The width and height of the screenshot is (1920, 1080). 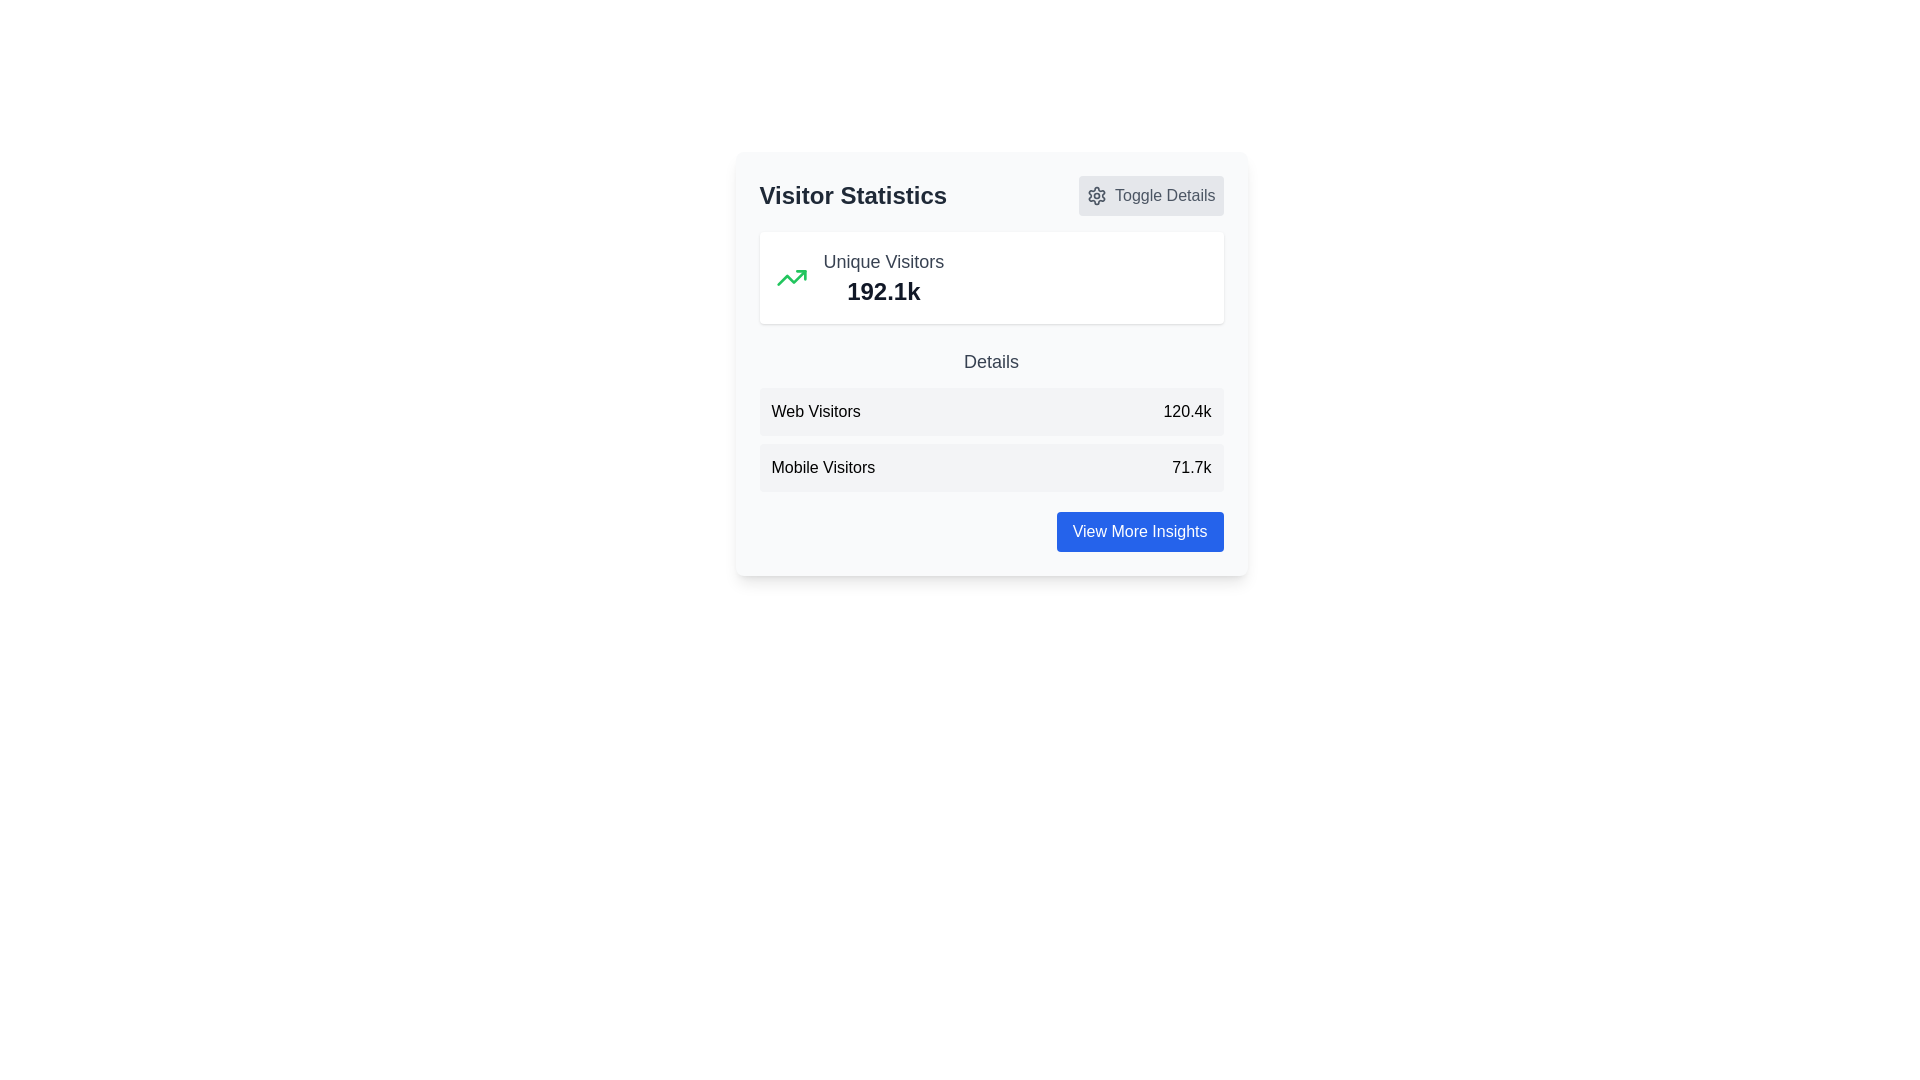 What do you see at coordinates (991, 277) in the screenshot?
I see `the Informational Card displaying the number of unique visitors located in the Visitor Statistics section, positioned between the title and the Details subsection` at bounding box center [991, 277].